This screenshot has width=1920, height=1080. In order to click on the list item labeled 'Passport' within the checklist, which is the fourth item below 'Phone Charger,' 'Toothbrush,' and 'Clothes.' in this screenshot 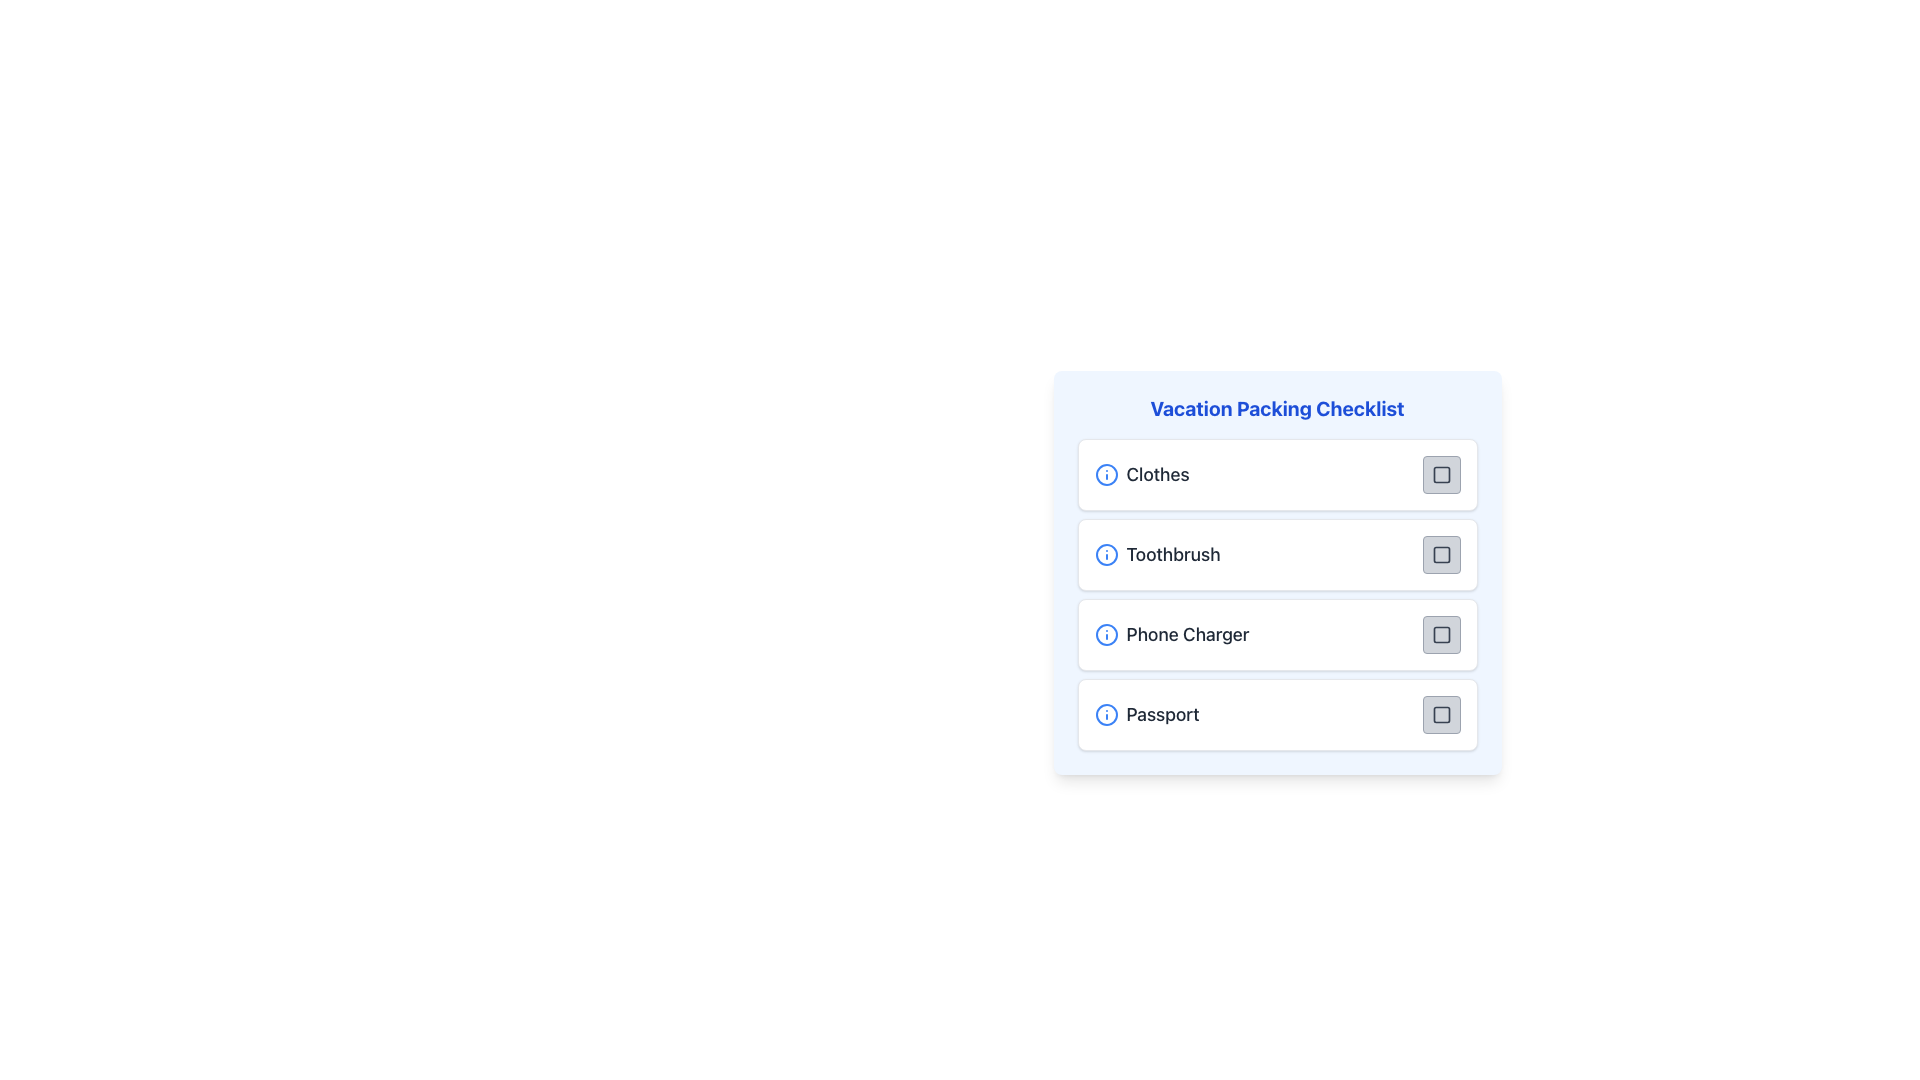, I will do `click(1147, 713)`.